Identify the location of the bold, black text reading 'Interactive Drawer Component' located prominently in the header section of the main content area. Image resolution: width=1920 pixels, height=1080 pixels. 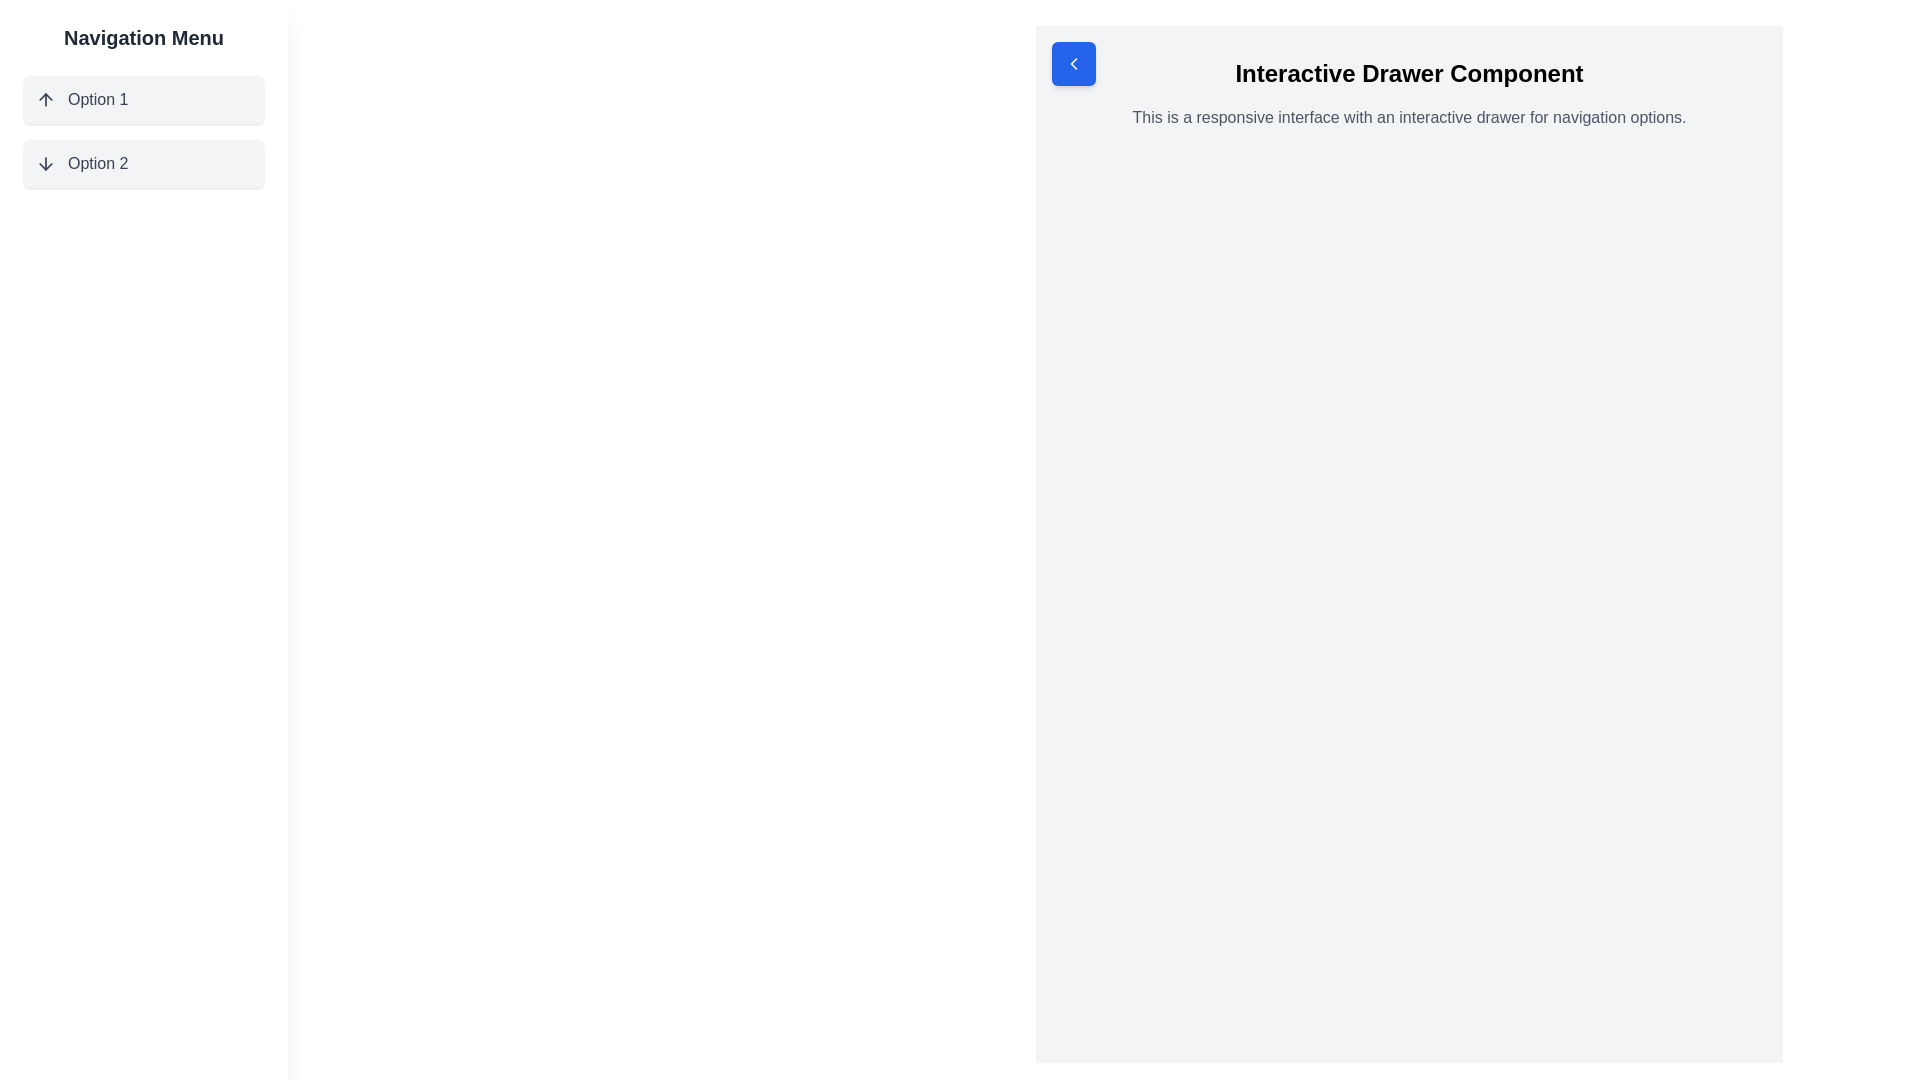
(1408, 72).